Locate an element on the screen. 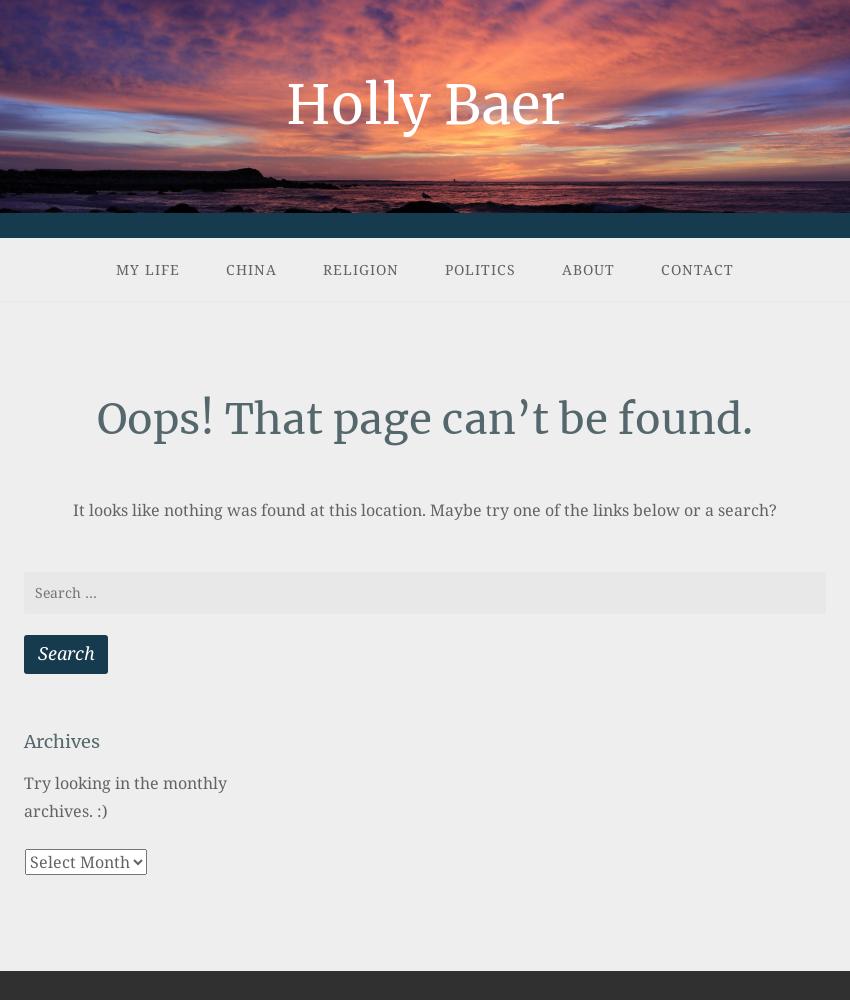  'China' is located at coordinates (251, 269).